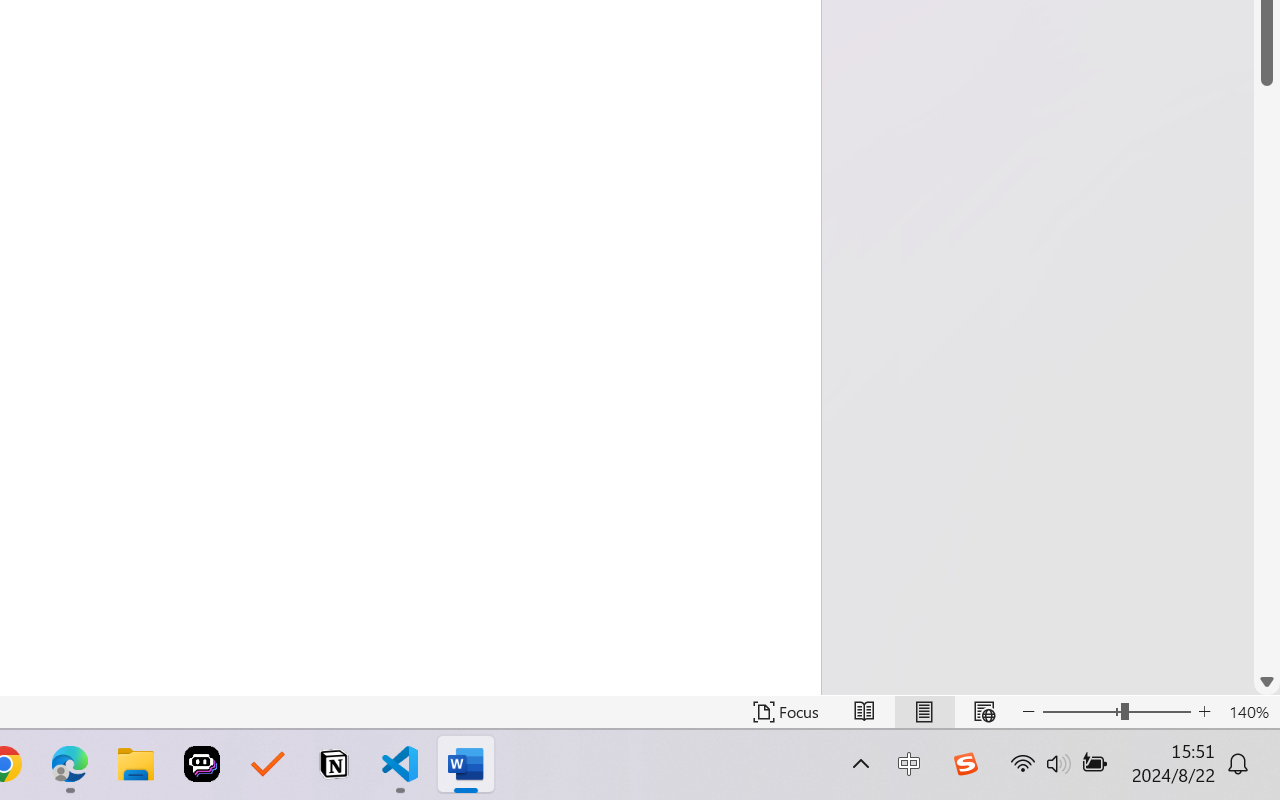  I want to click on 'Web Layout', so click(984, 711).